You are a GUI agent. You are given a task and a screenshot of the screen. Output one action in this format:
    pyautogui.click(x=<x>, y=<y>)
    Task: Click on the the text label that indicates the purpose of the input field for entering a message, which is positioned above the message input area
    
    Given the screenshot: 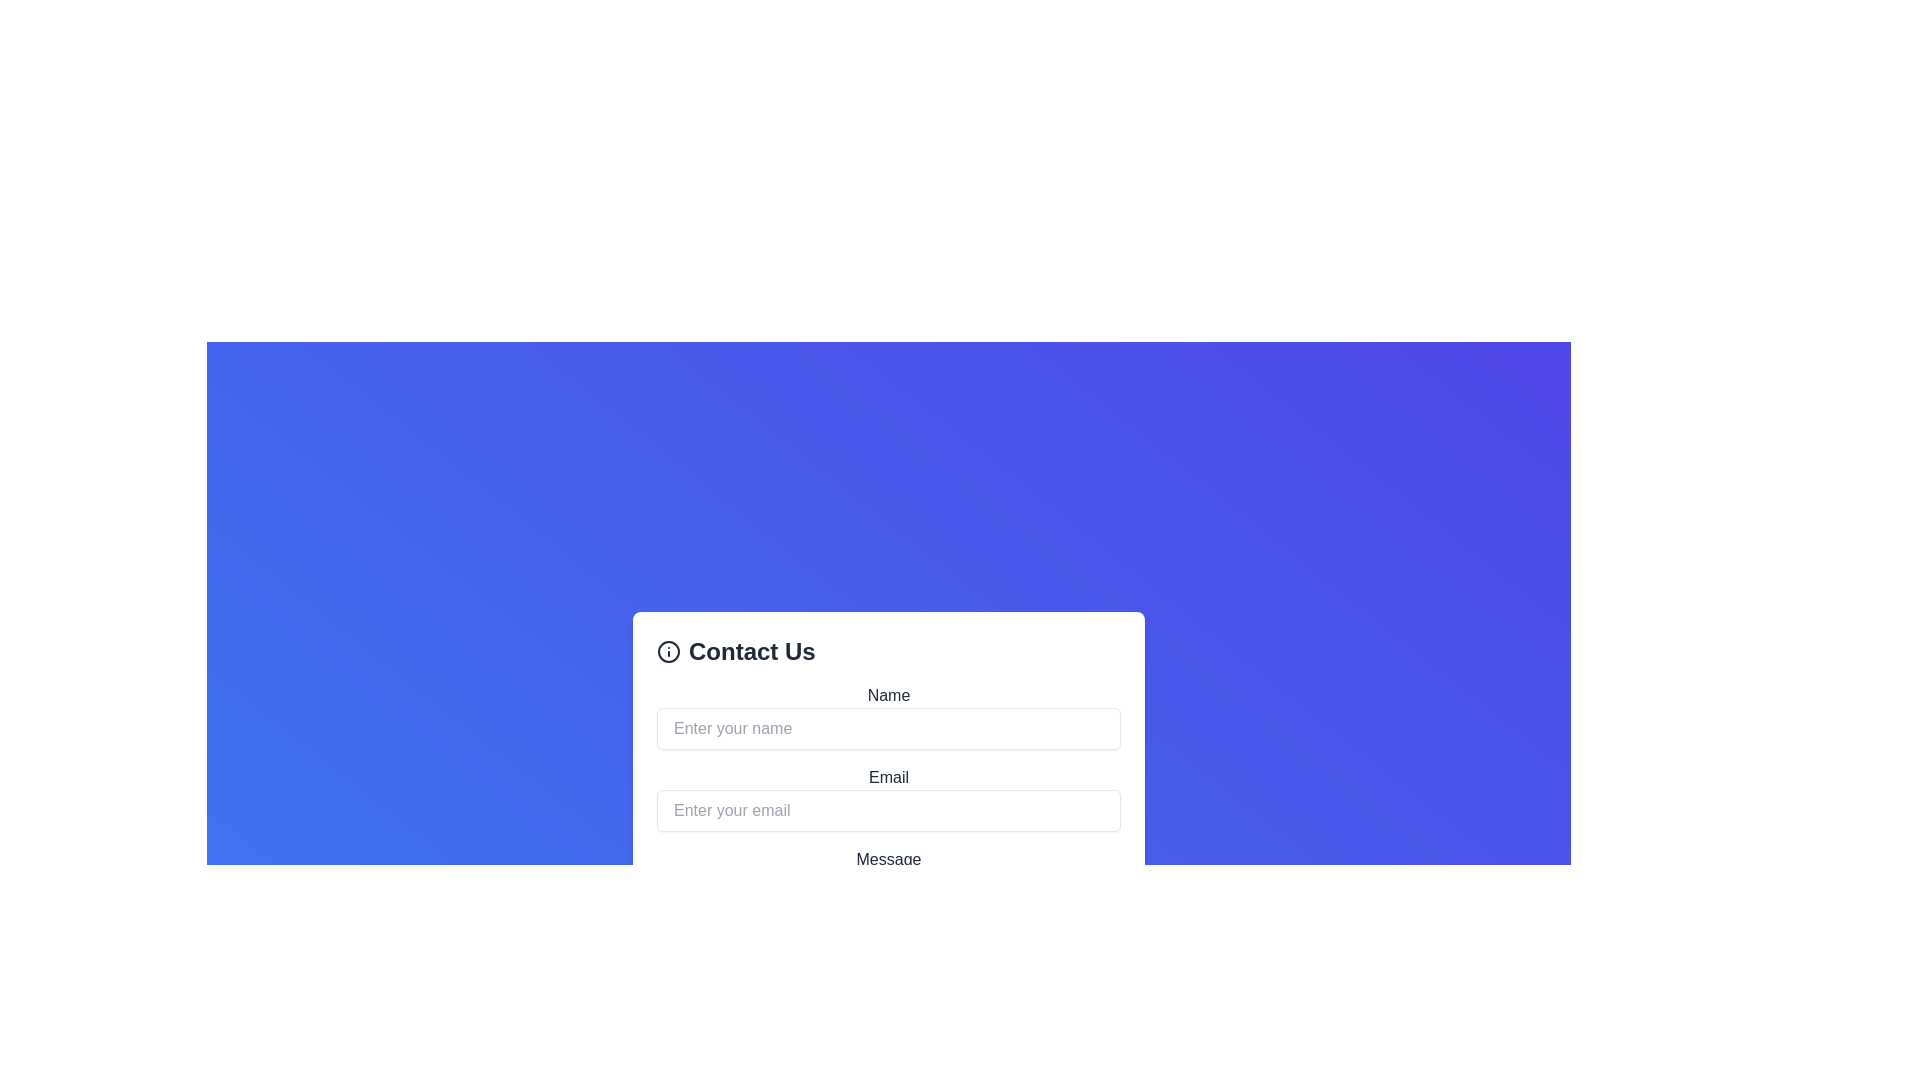 What is the action you would take?
    pyautogui.click(x=887, y=858)
    